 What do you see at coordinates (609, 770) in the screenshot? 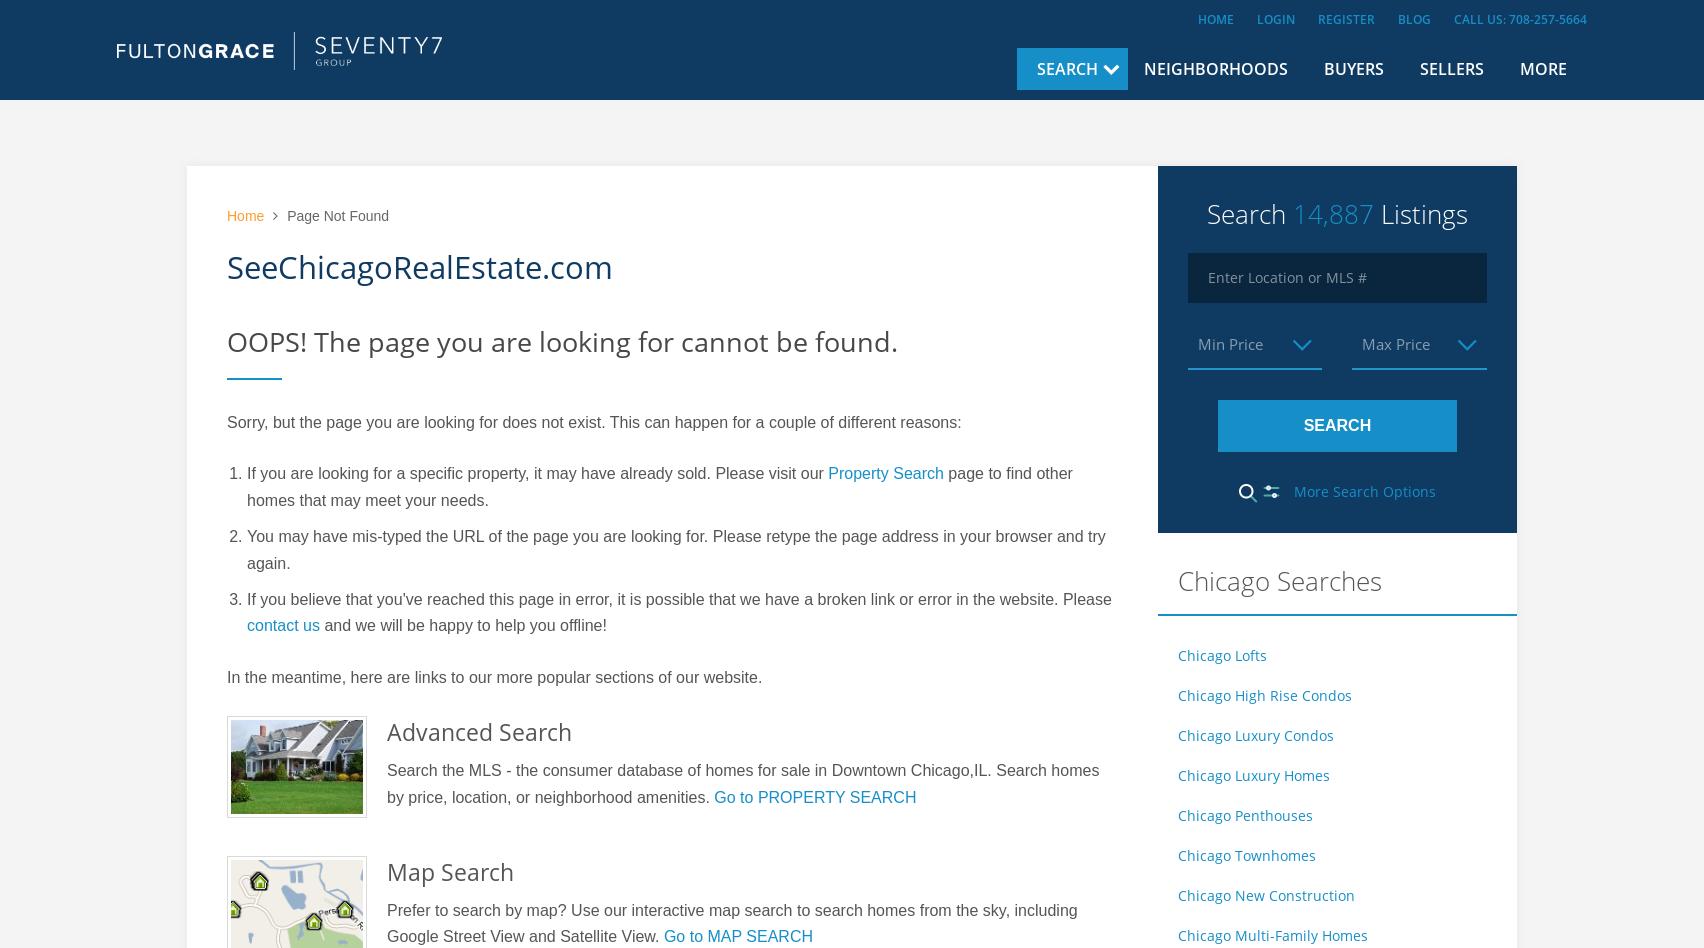
I see `'Search the MLS - the consumer database of homes for sale in'` at bounding box center [609, 770].